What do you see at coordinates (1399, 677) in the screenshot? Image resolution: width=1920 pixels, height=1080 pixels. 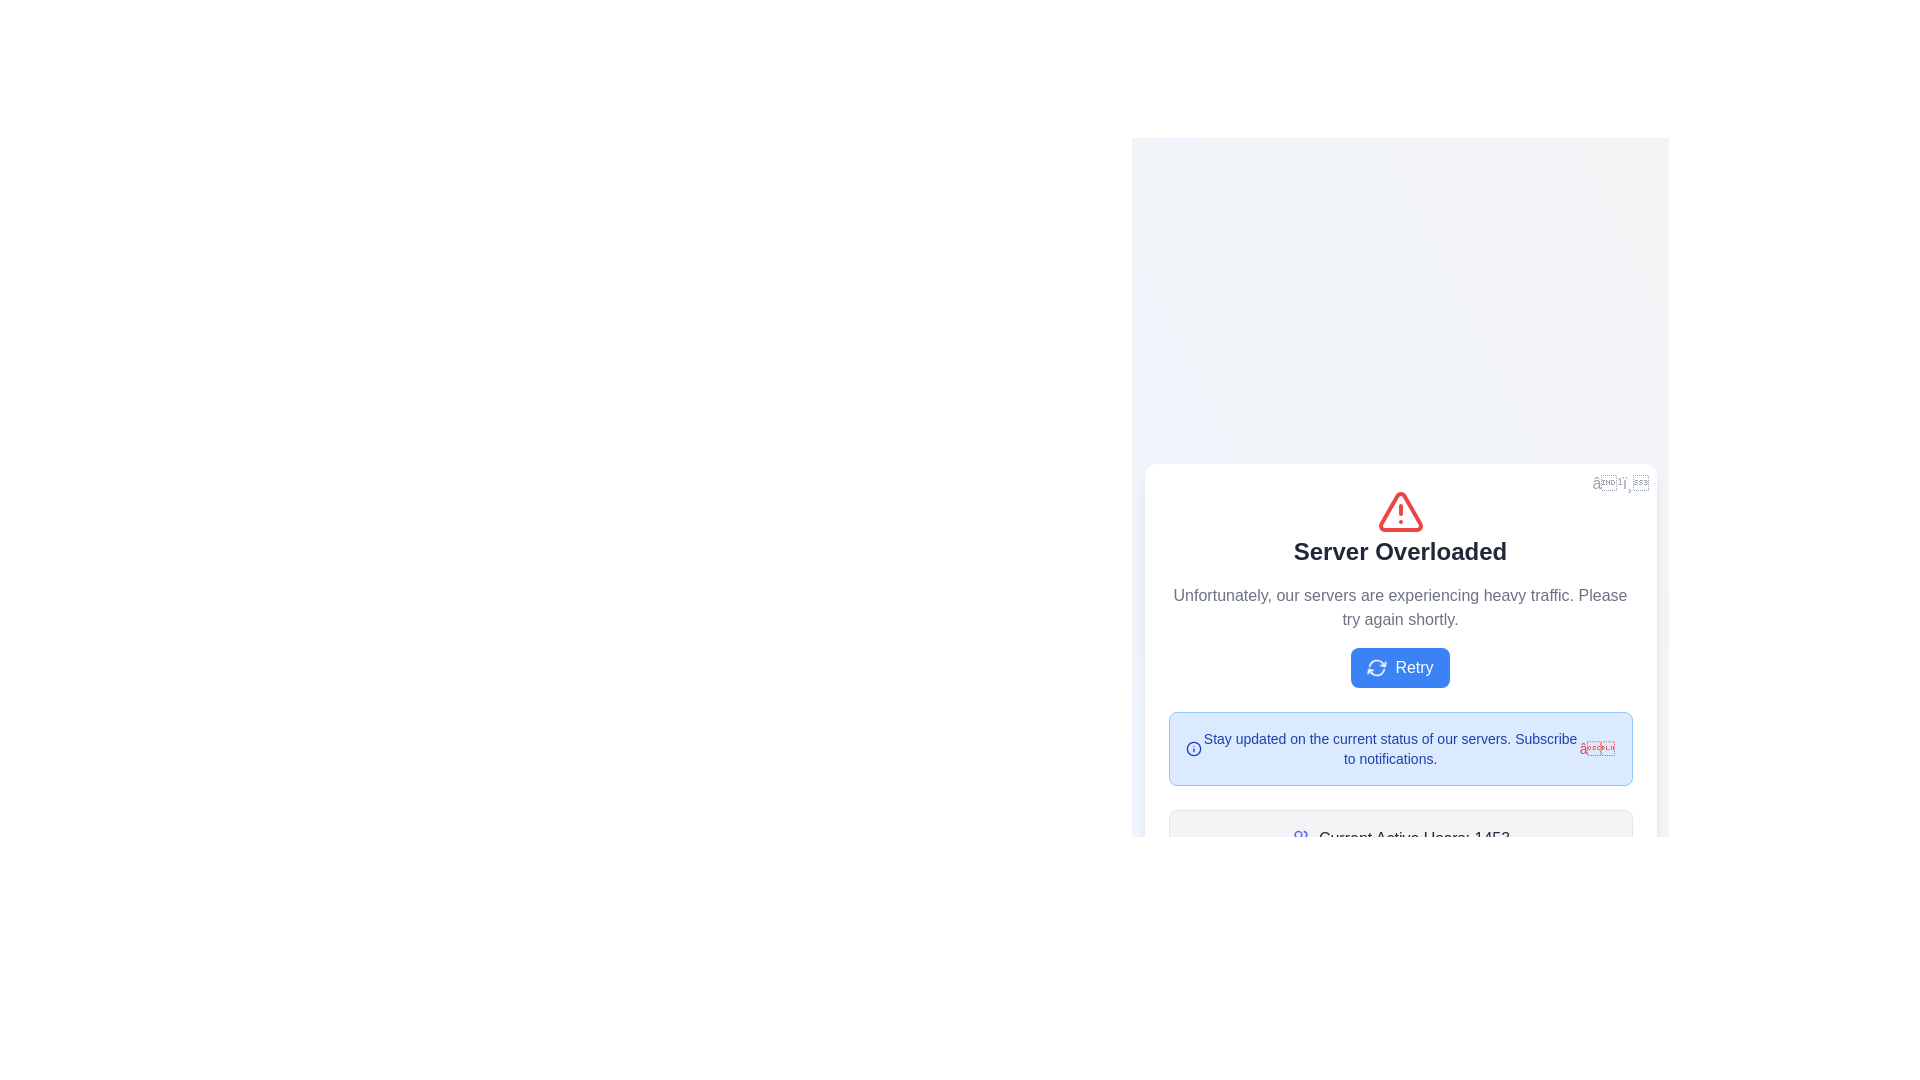 I see `the retry button located directly beneath the error message about server traffic to initiate a retry action` at bounding box center [1399, 677].